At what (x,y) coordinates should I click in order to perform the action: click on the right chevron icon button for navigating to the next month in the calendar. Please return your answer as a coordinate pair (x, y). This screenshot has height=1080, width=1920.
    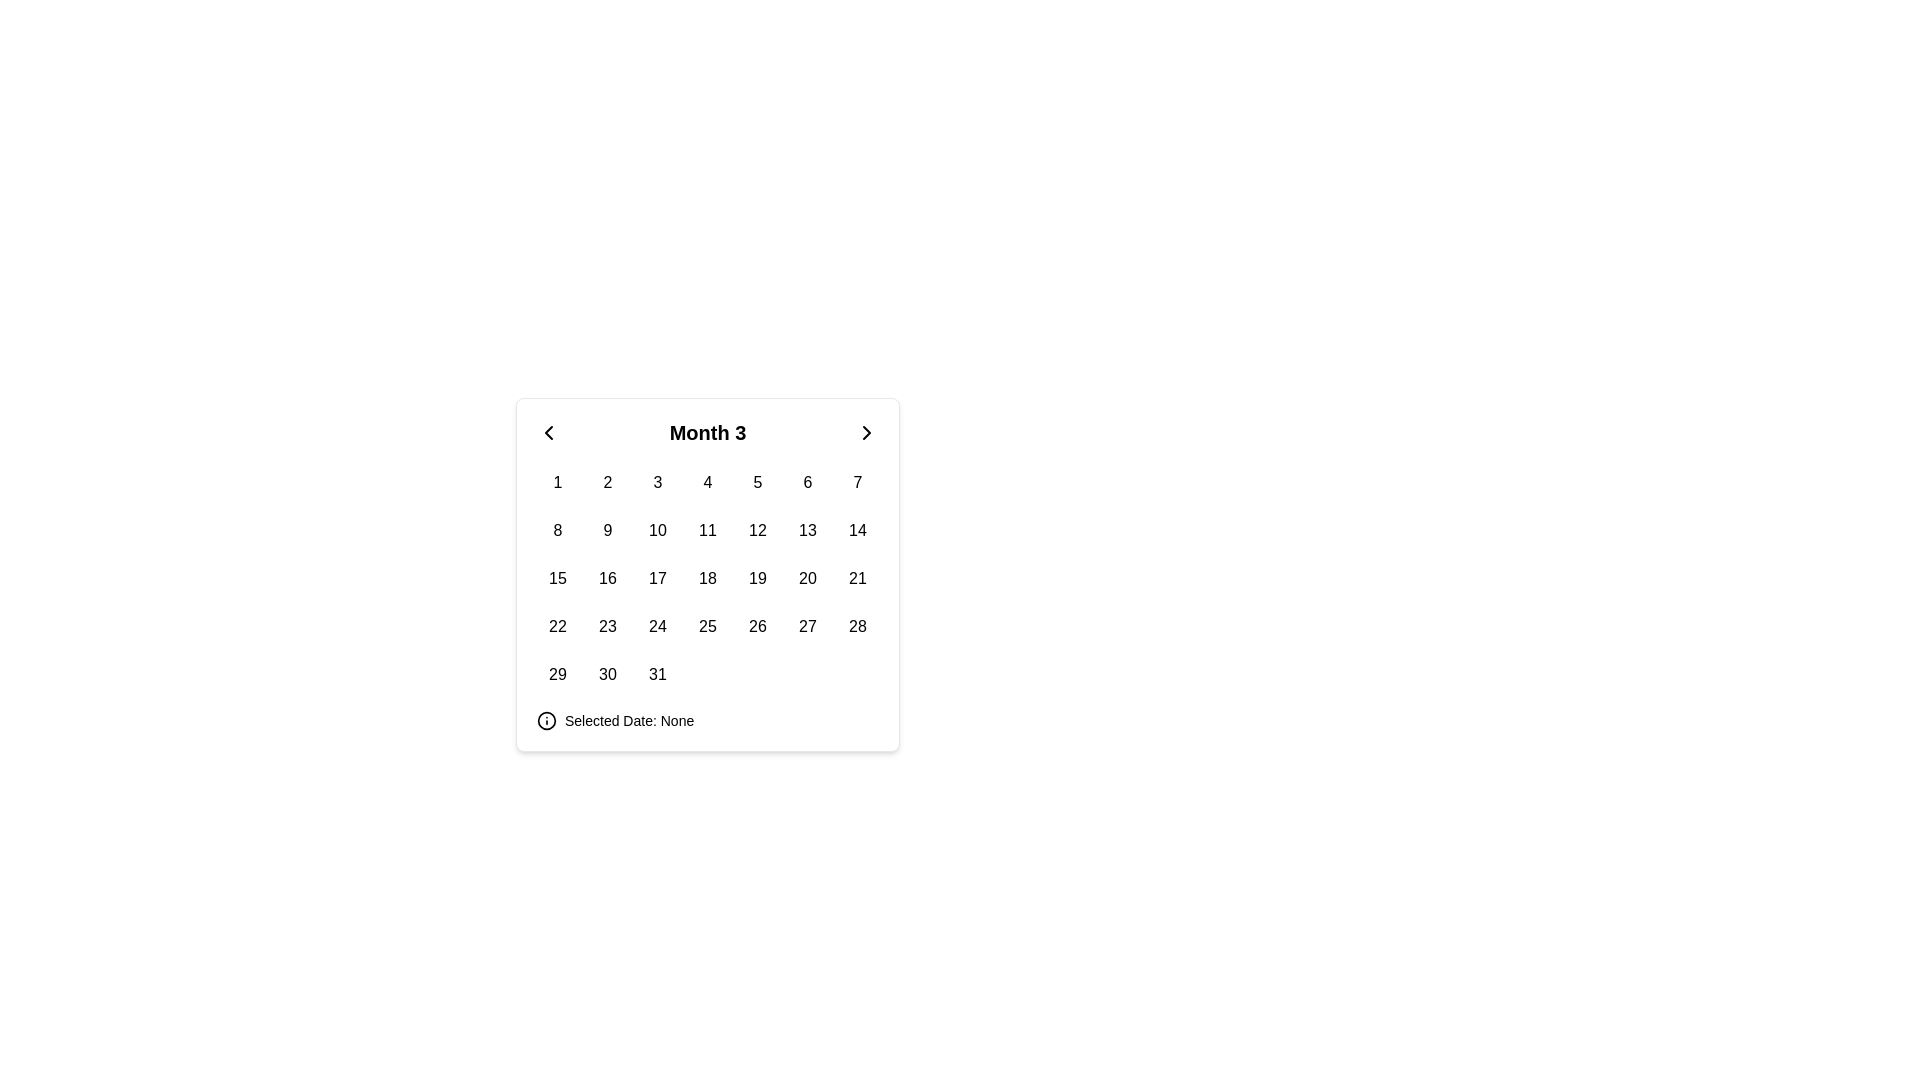
    Looking at the image, I should click on (867, 431).